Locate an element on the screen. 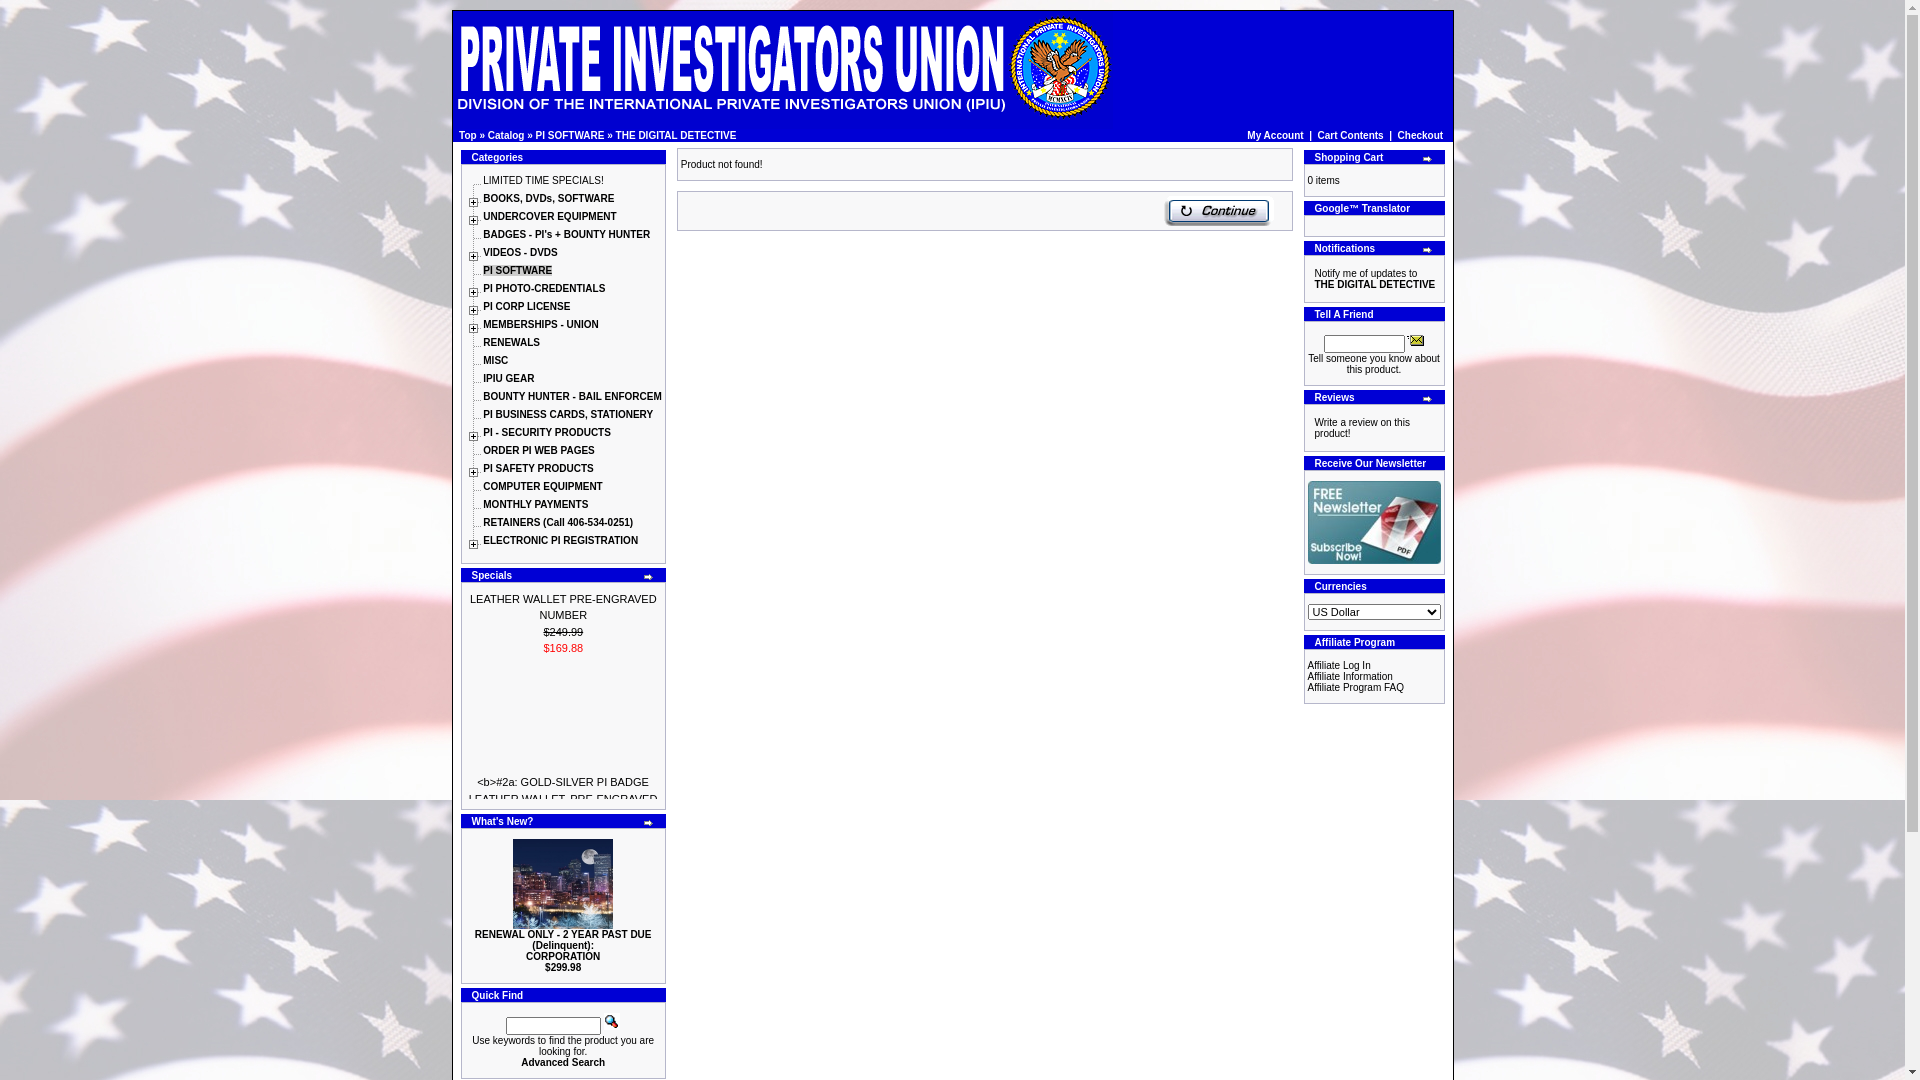  'ORDER PI WEB PAGES' is located at coordinates (538, 450).